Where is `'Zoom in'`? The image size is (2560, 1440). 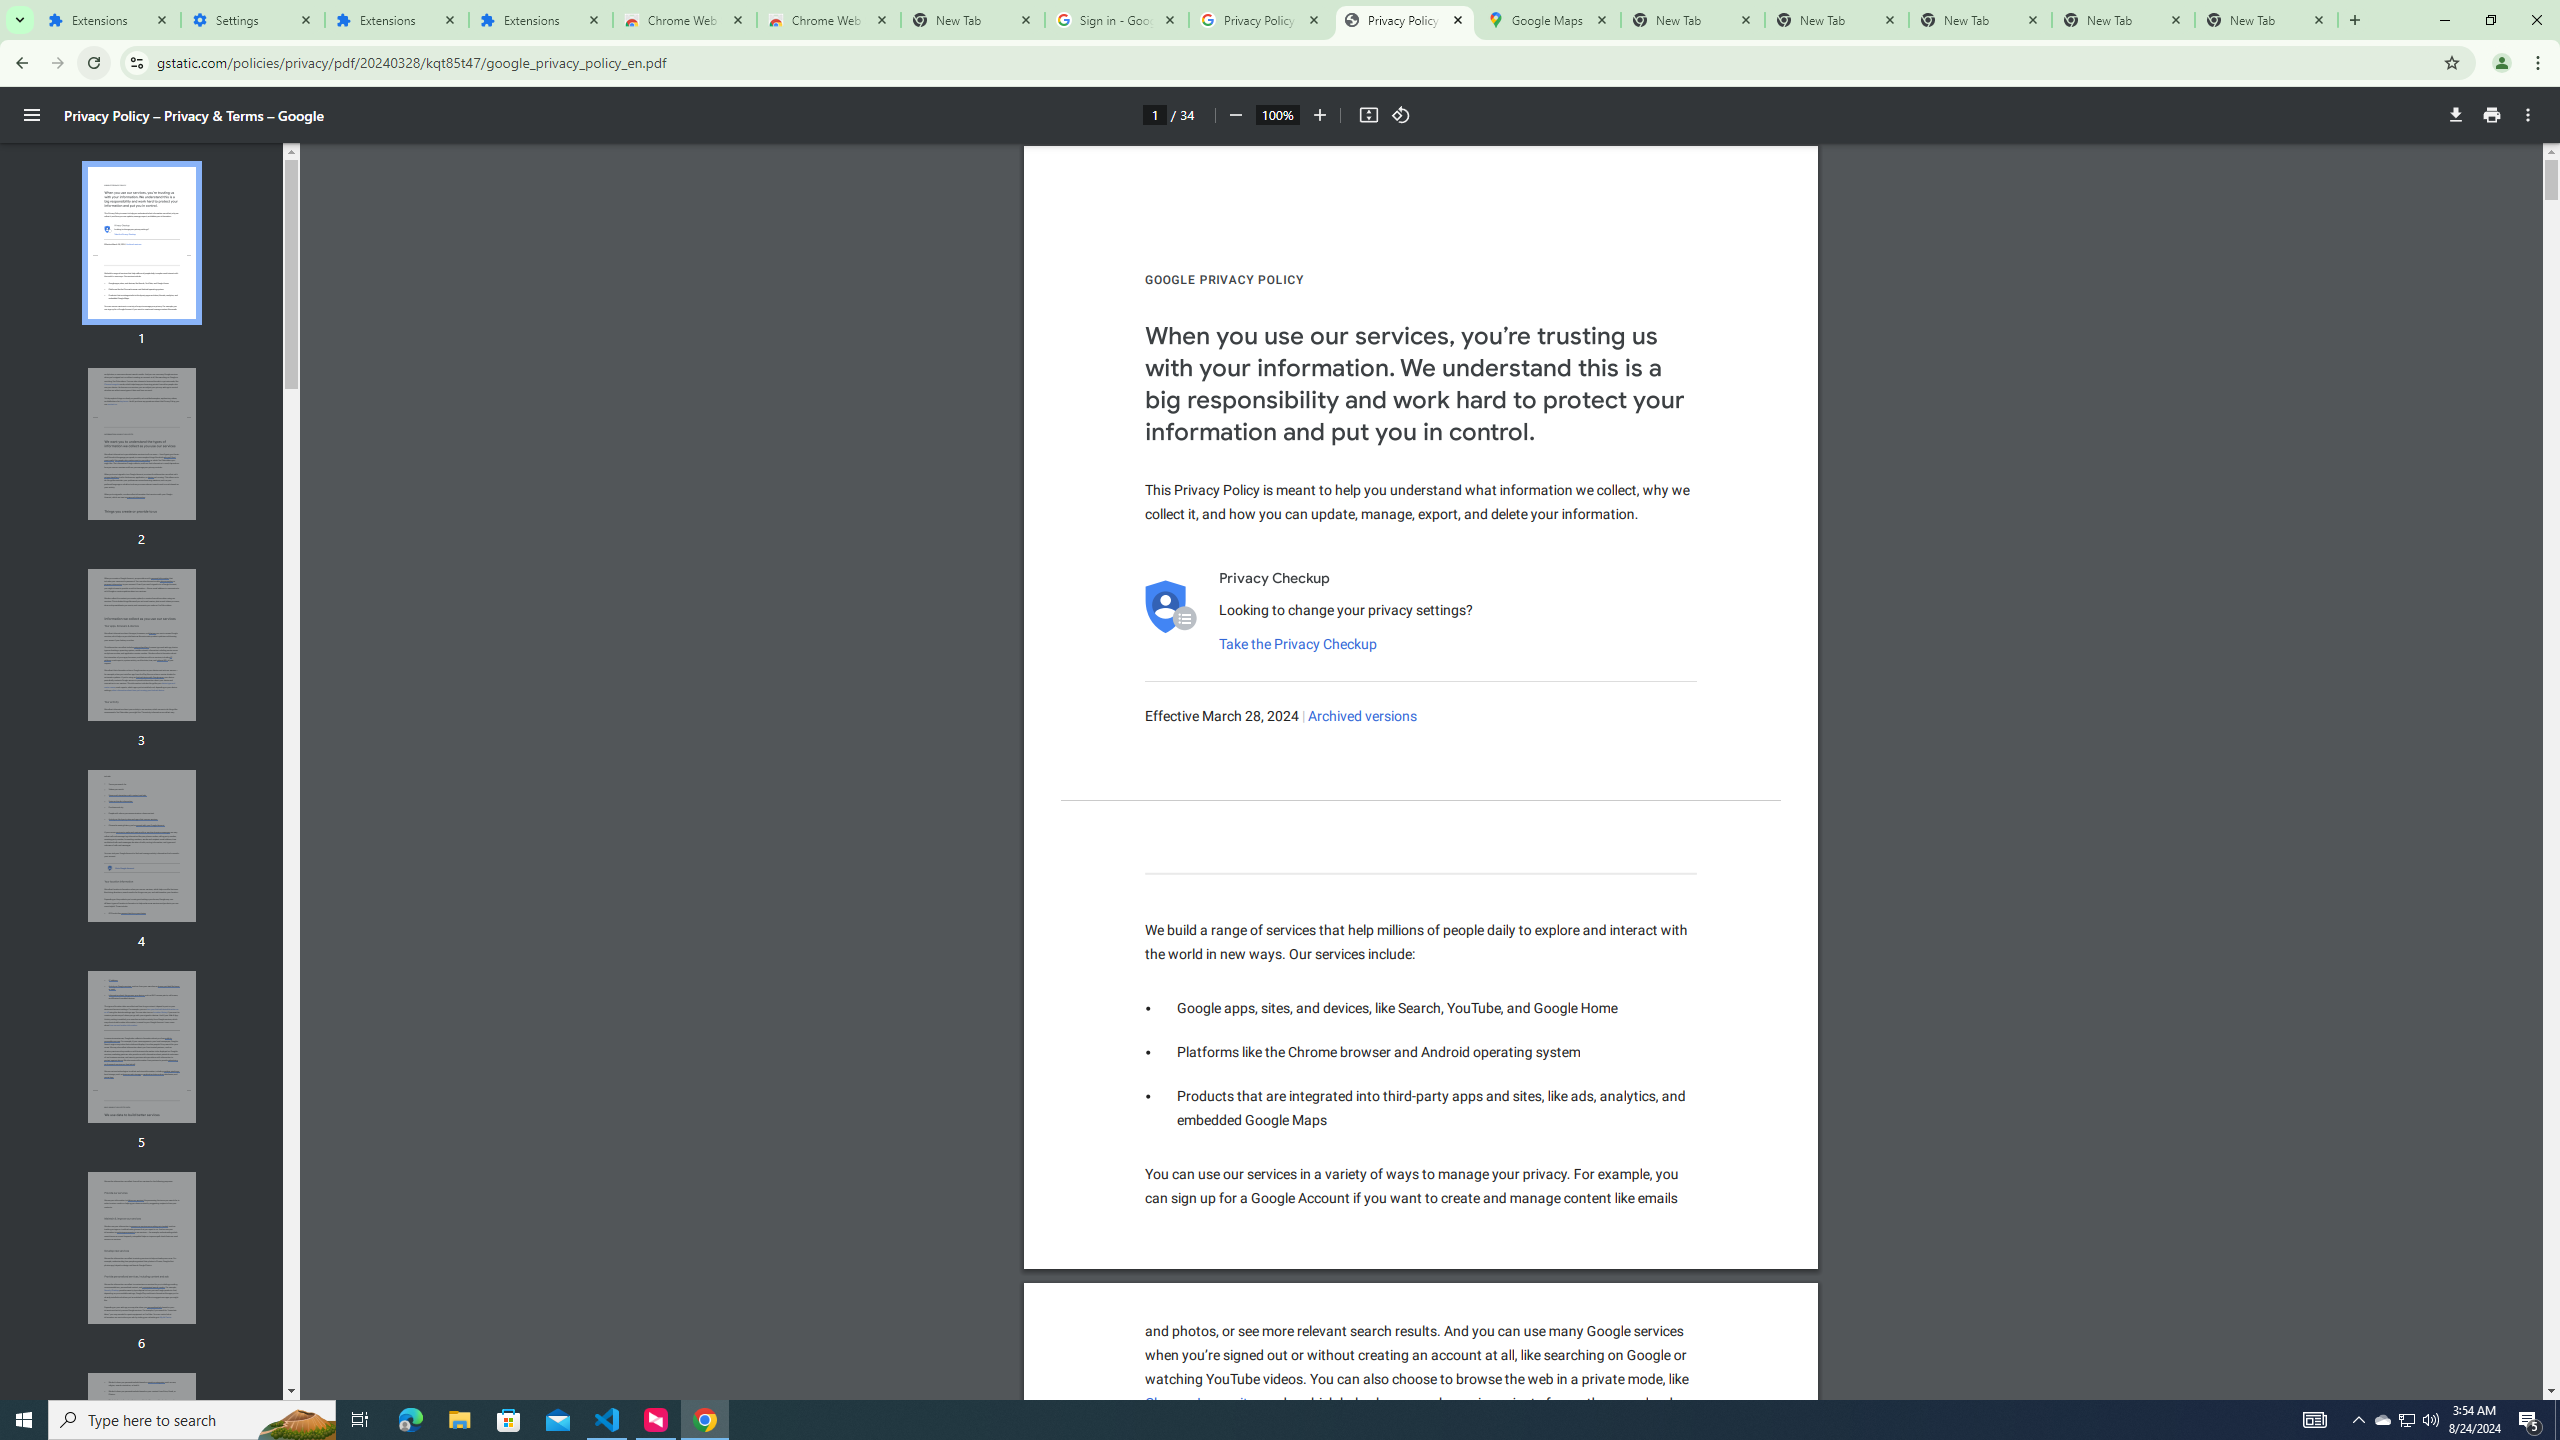
'Zoom in' is located at coordinates (1318, 114).